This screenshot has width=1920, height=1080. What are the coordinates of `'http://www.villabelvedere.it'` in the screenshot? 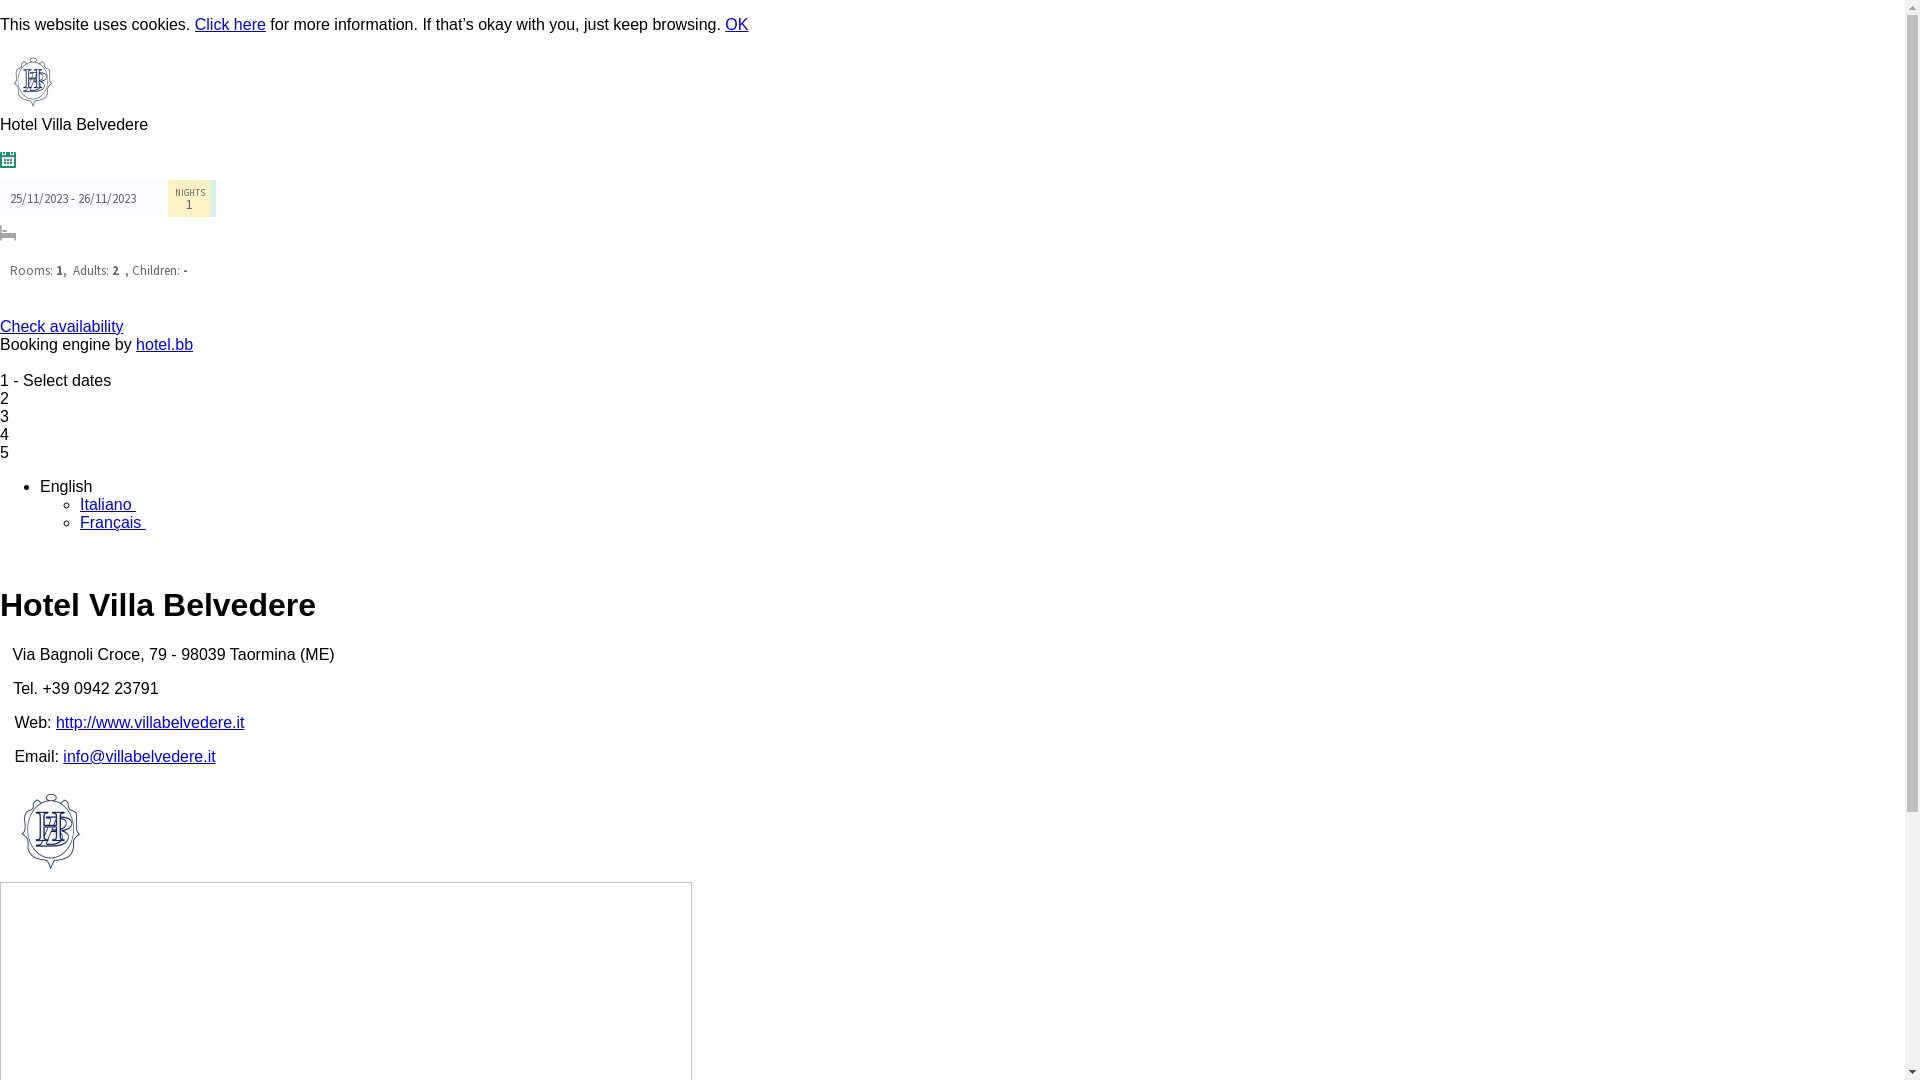 It's located at (149, 722).